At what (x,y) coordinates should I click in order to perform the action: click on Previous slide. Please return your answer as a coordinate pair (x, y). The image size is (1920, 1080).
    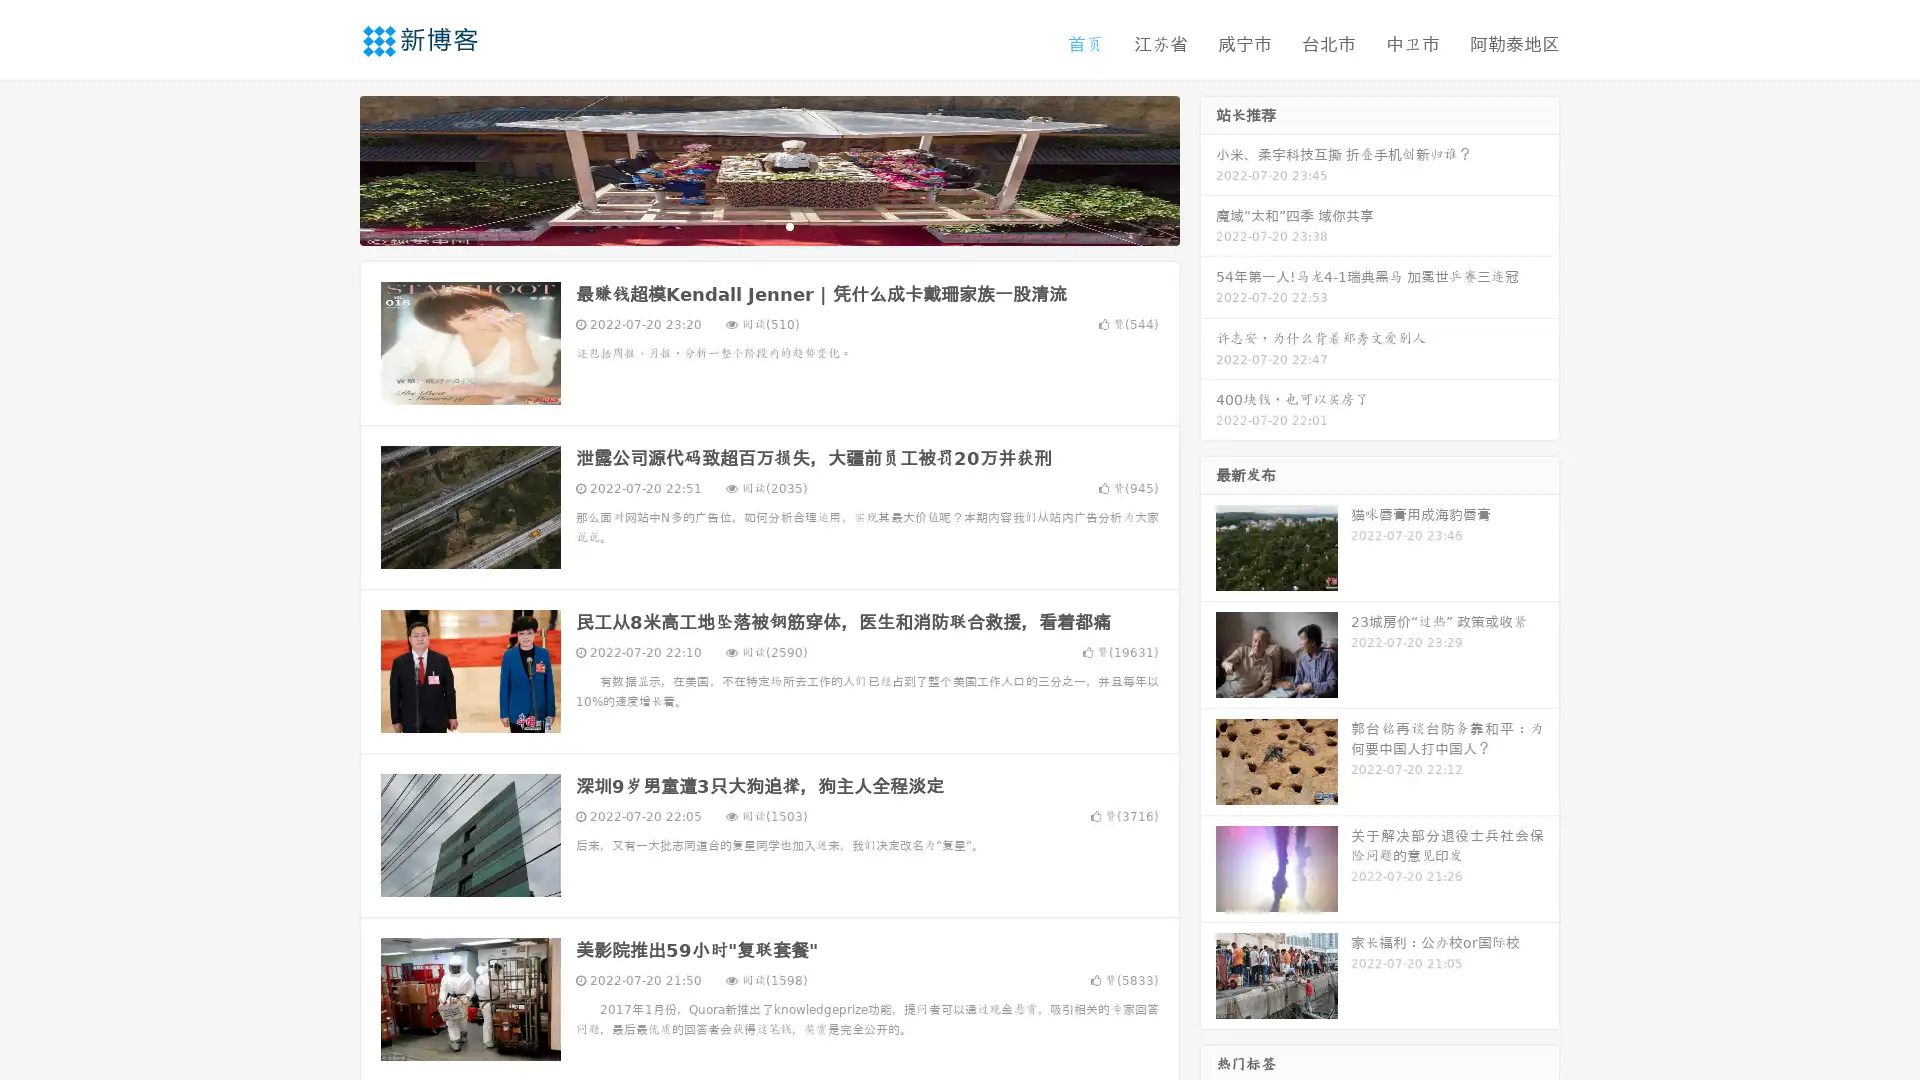
    Looking at the image, I should click on (330, 168).